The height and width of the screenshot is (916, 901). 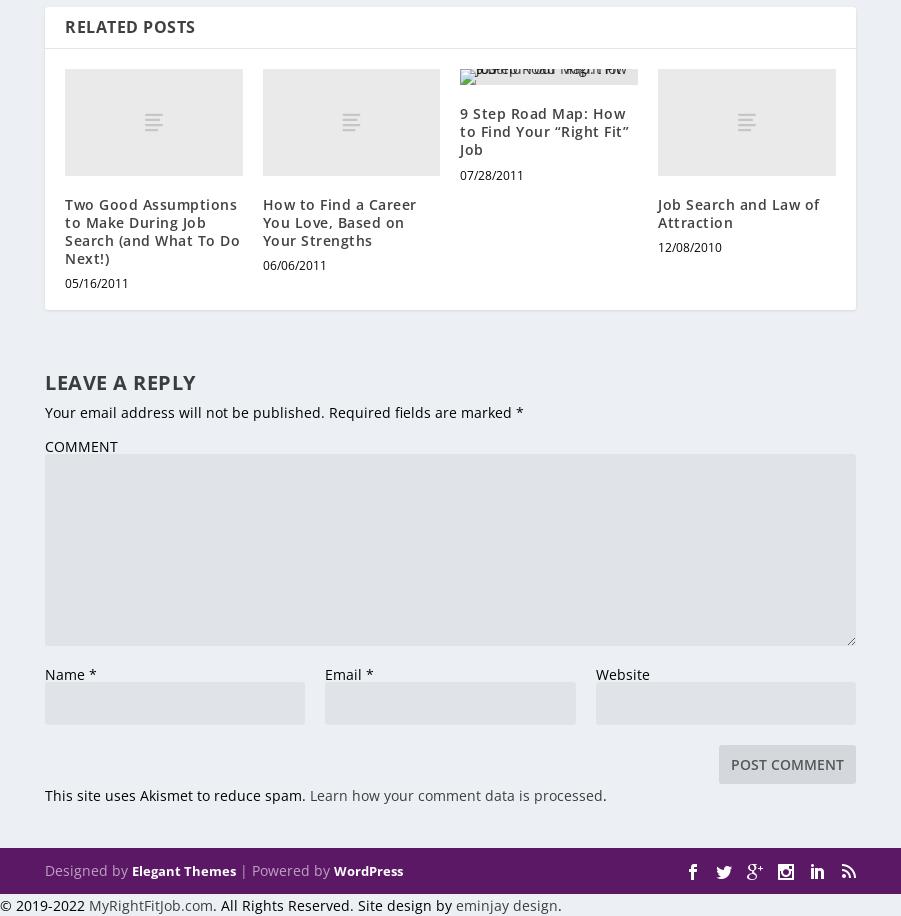 What do you see at coordinates (43, 794) in the screenshot?
I see `'This site uses Akismet to reduce spam.'` at bounding box center [43, 794].